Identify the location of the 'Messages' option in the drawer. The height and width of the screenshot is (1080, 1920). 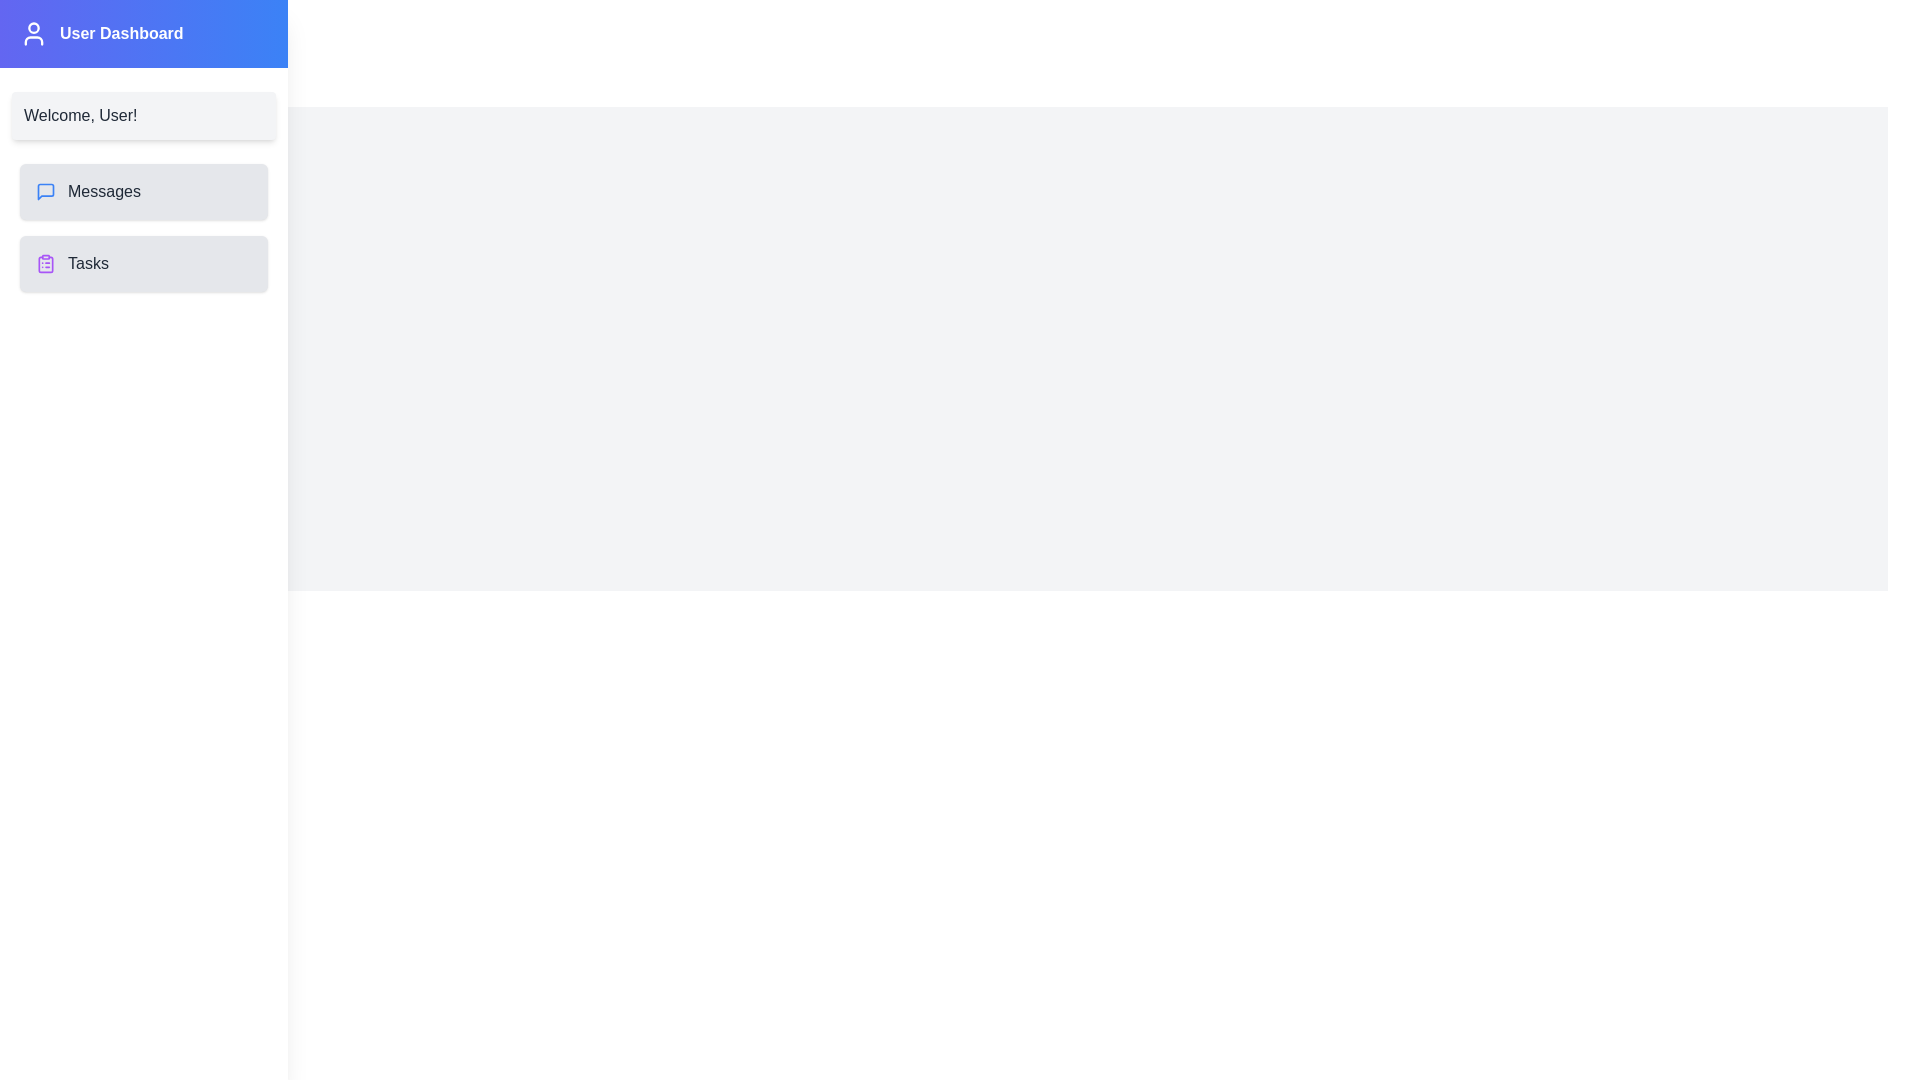
(143, 192).